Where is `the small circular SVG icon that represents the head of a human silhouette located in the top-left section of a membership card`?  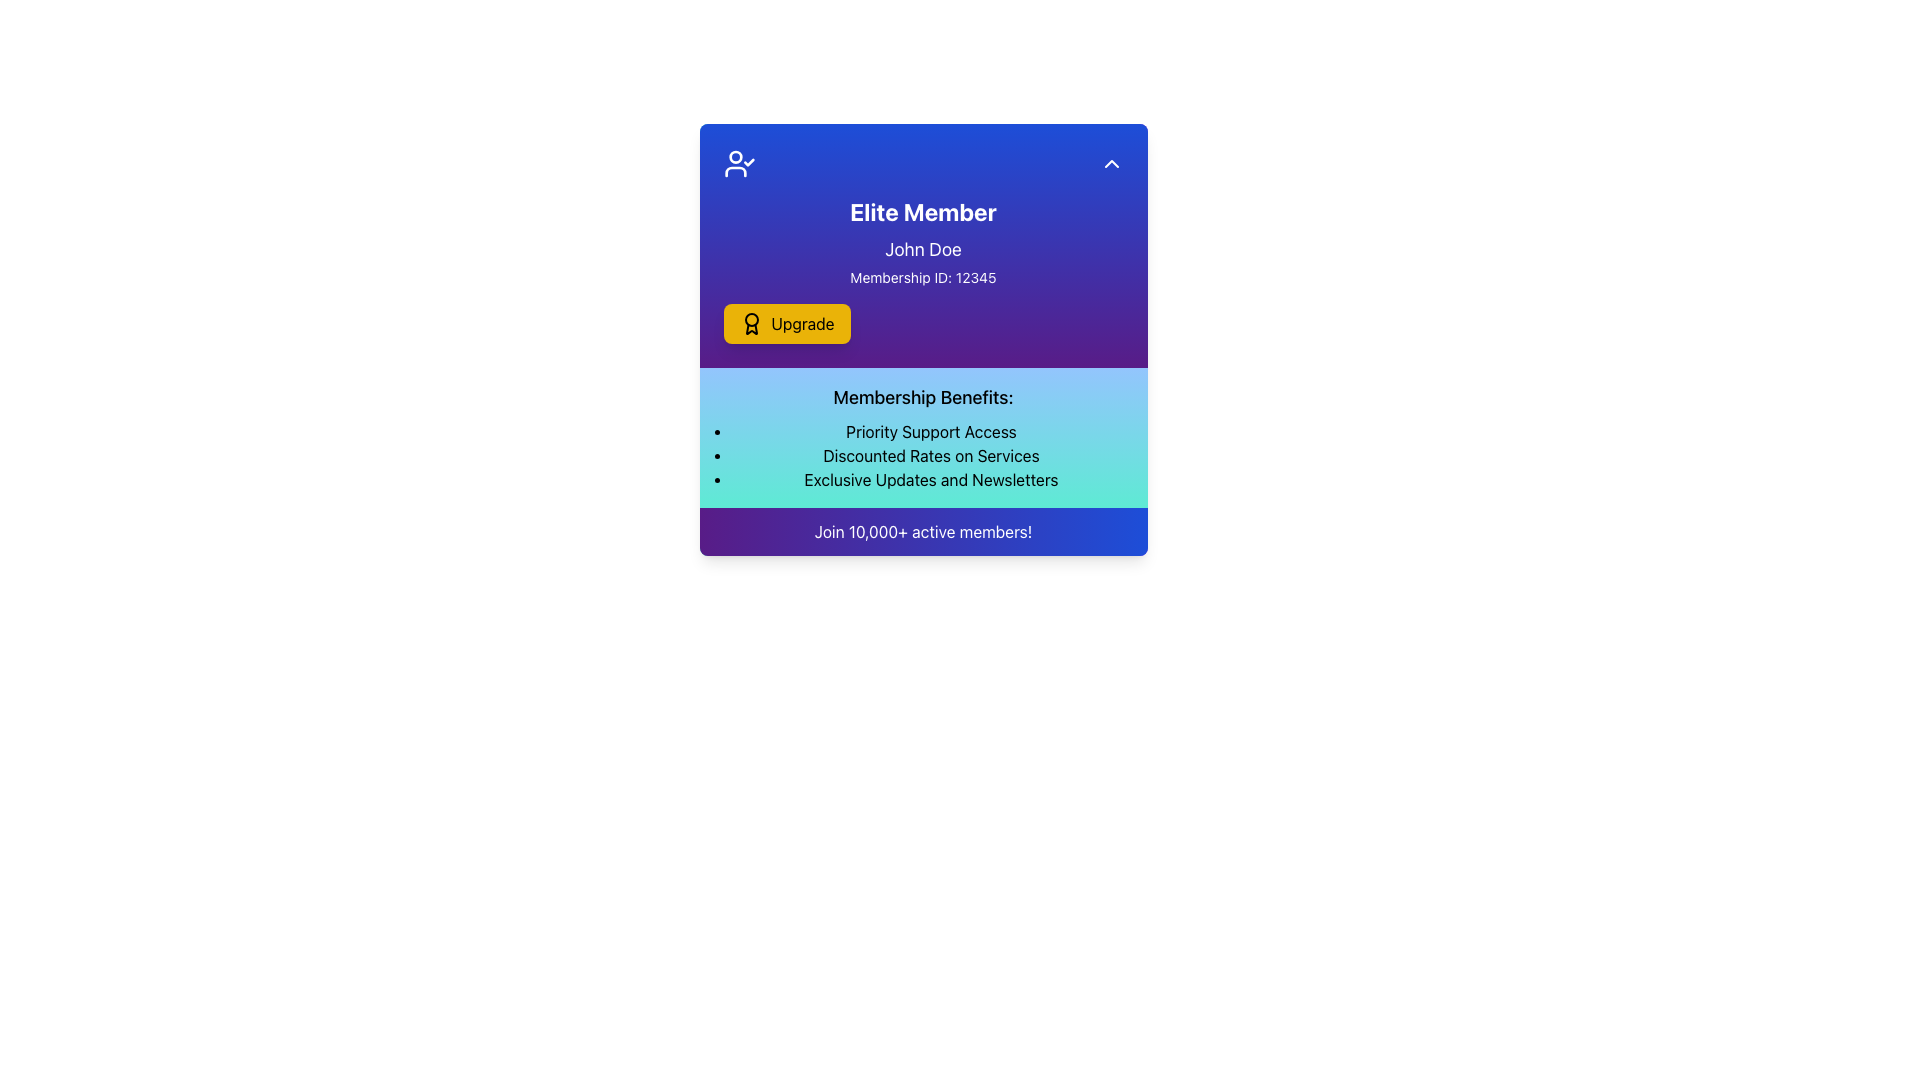 the small circular SVG icon that represents the head of a human silhouette located in the top-left section of a membership card is located at coordinates (734, 156).